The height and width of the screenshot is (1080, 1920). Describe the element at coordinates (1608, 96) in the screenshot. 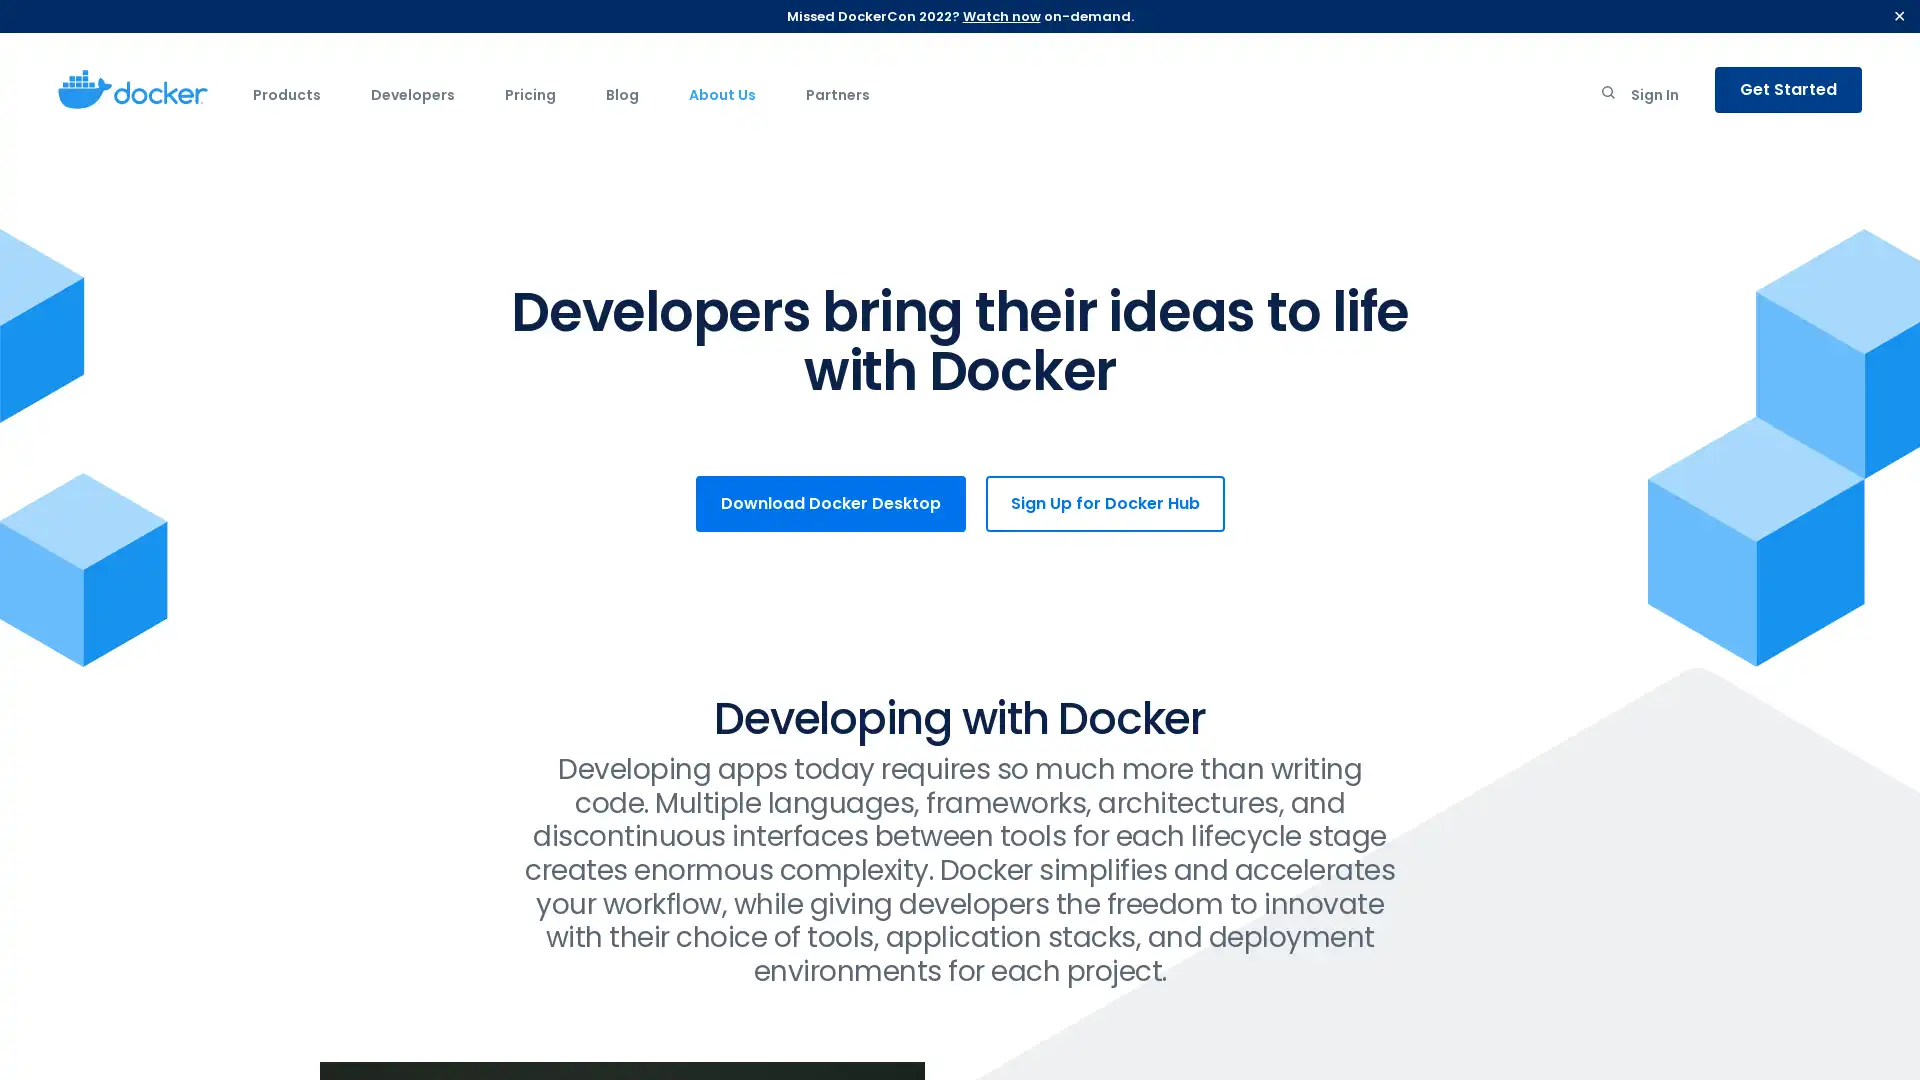

I see `Search` at that location.